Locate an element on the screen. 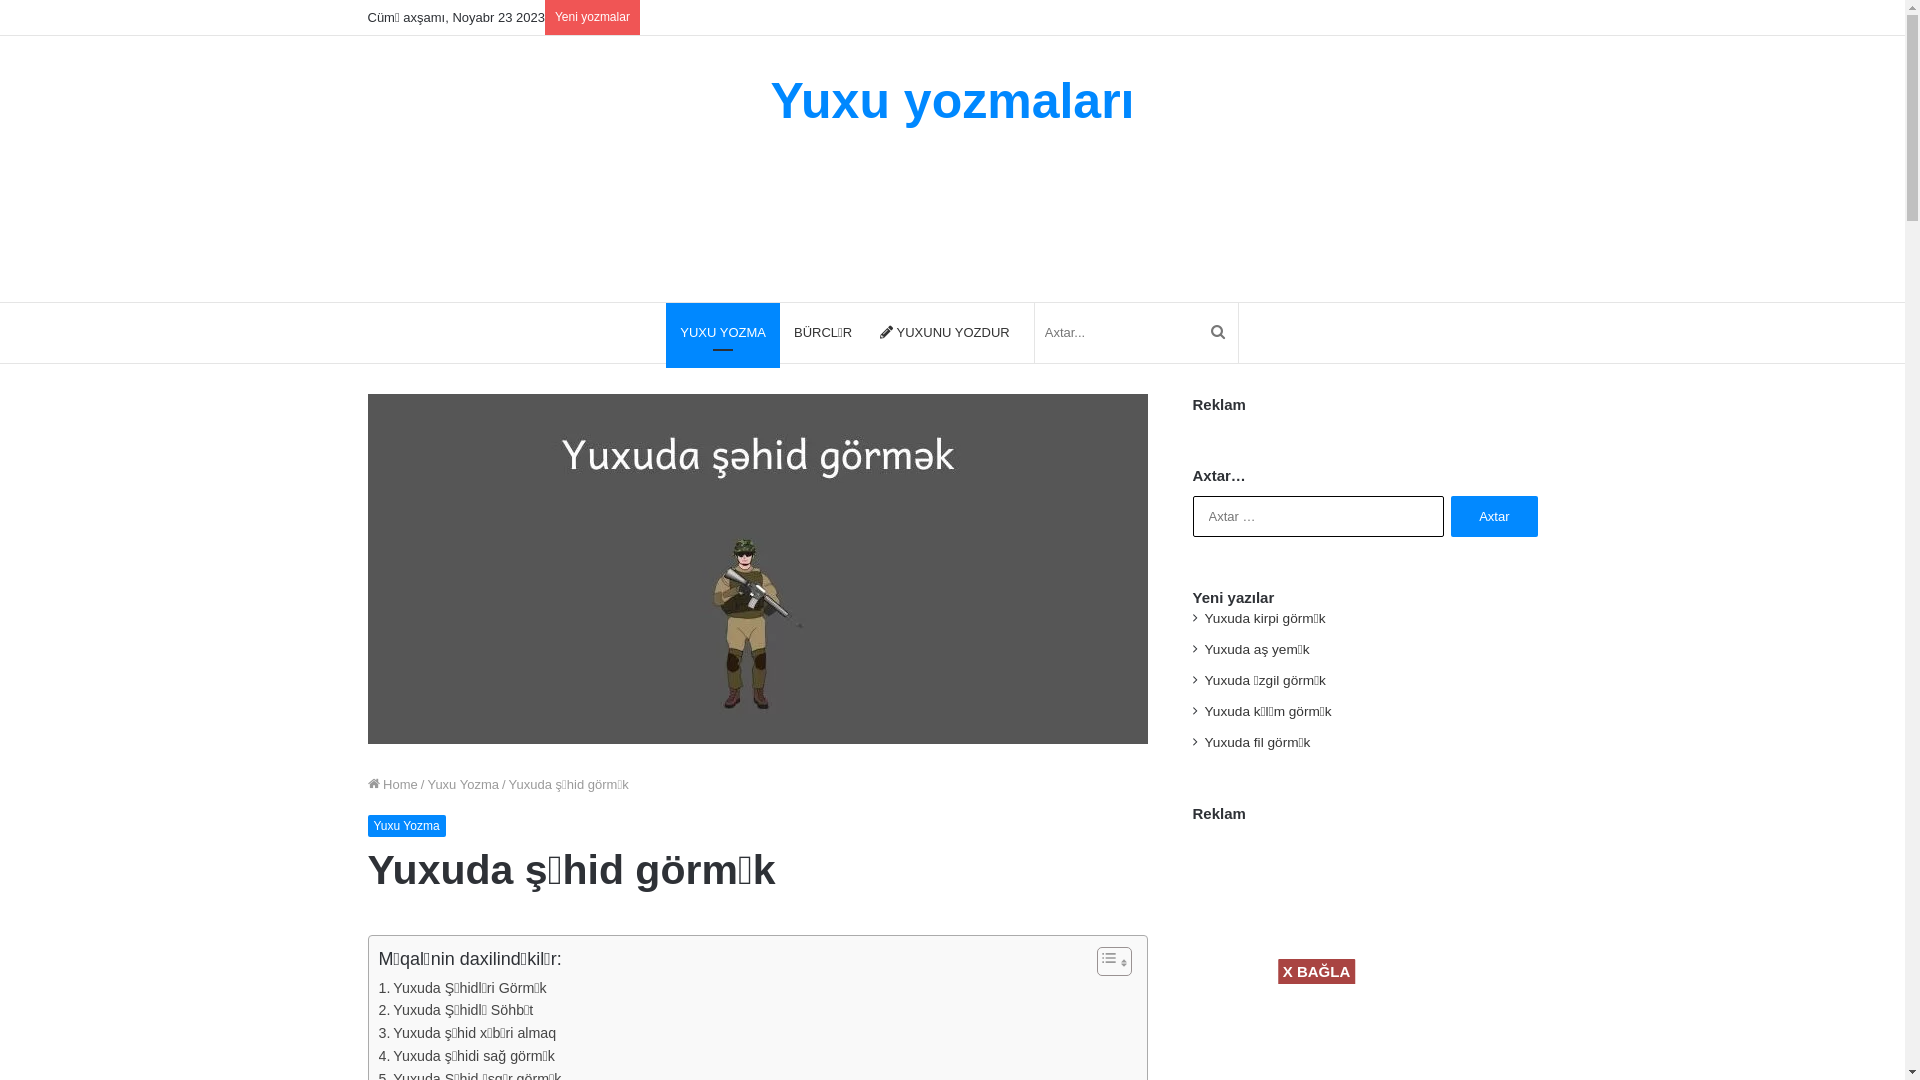  'Yuxu Yozma' is located at coordinates (406, 825).